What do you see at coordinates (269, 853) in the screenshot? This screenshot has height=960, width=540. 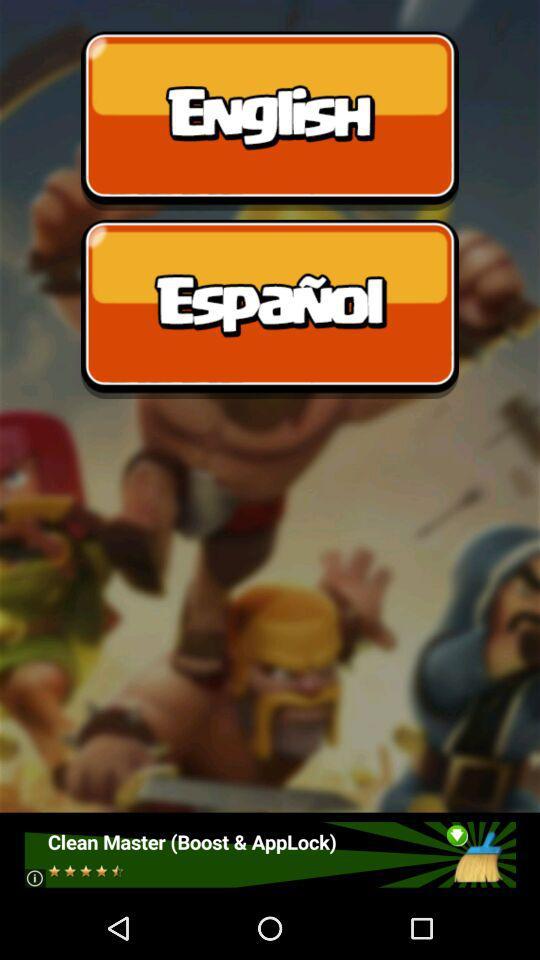 I see `advertisement` at bounding box center [269, 853].